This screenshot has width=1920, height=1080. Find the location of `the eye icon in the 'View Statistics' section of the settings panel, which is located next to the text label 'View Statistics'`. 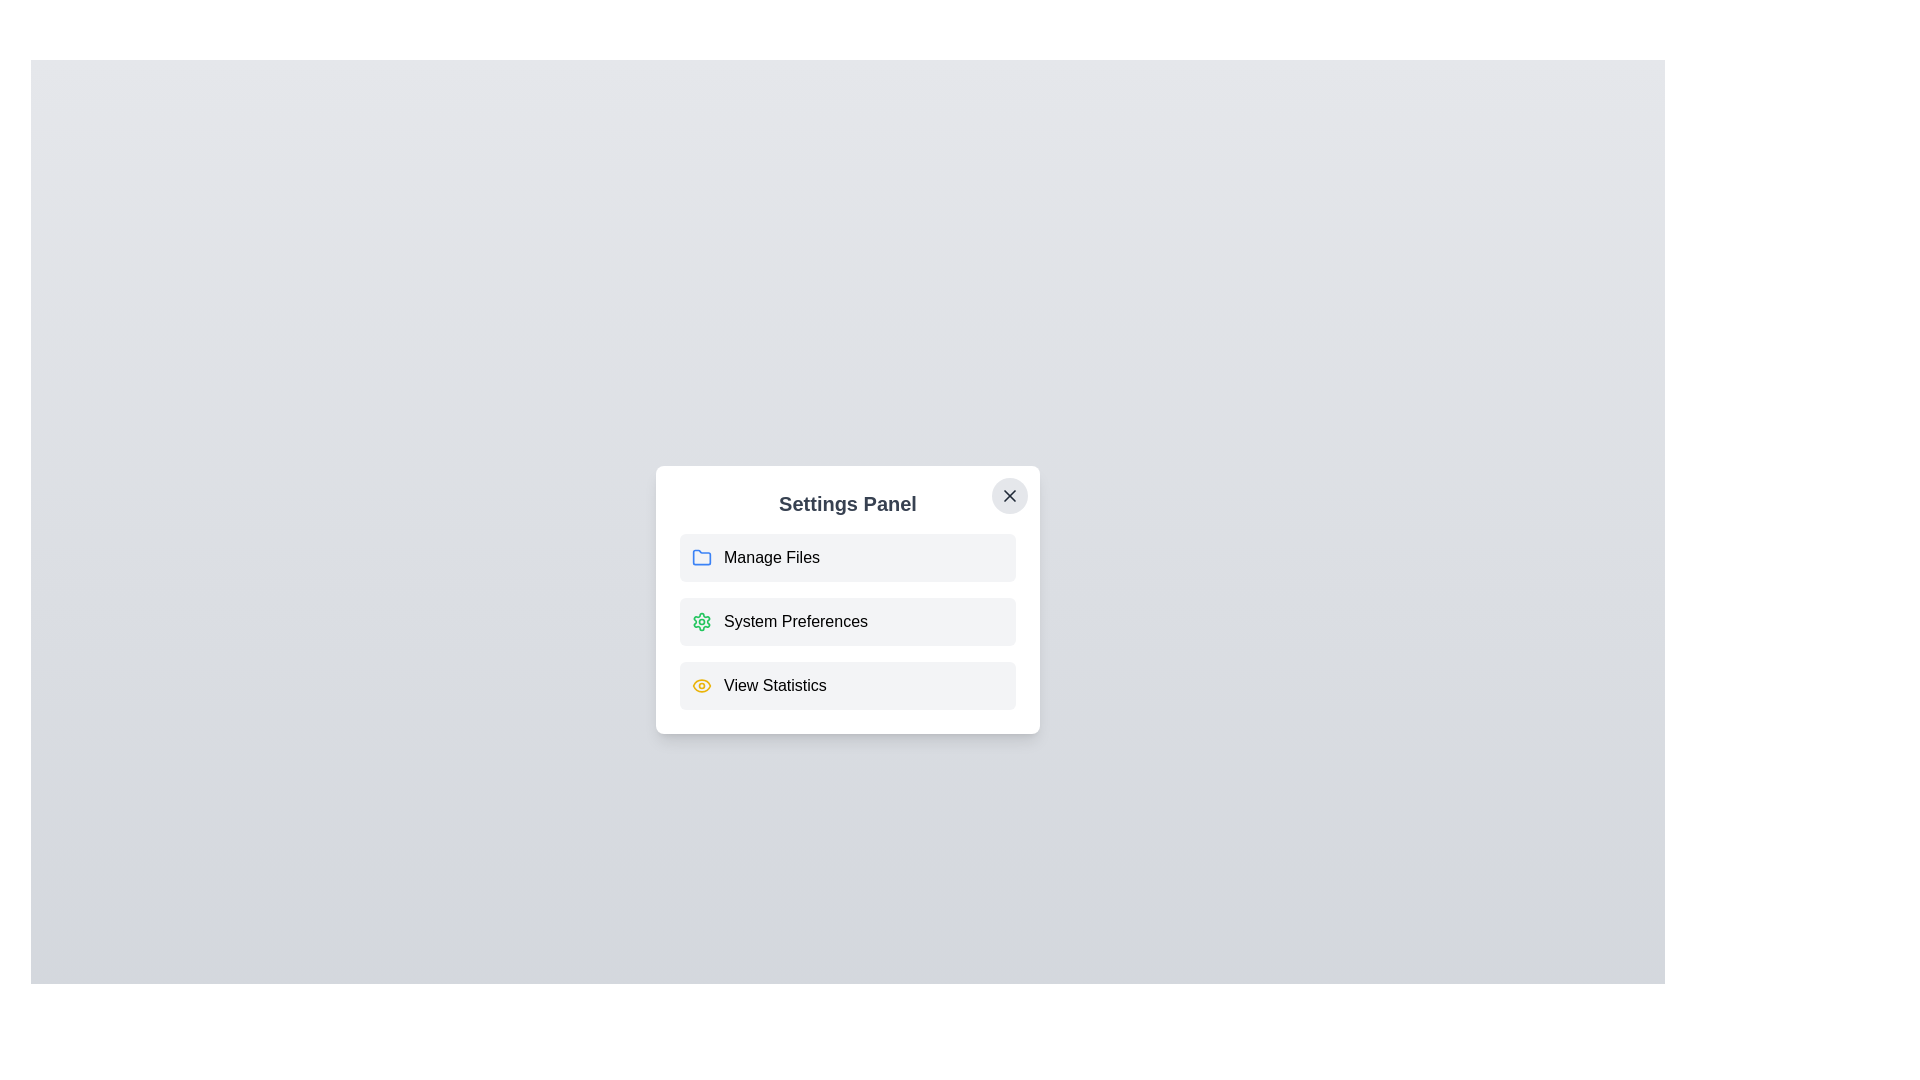

the eye icon in the 'View Statistics' section of the settings panel, which is located next to the text label 'View Statistics' is located at coordinates (701, 685).